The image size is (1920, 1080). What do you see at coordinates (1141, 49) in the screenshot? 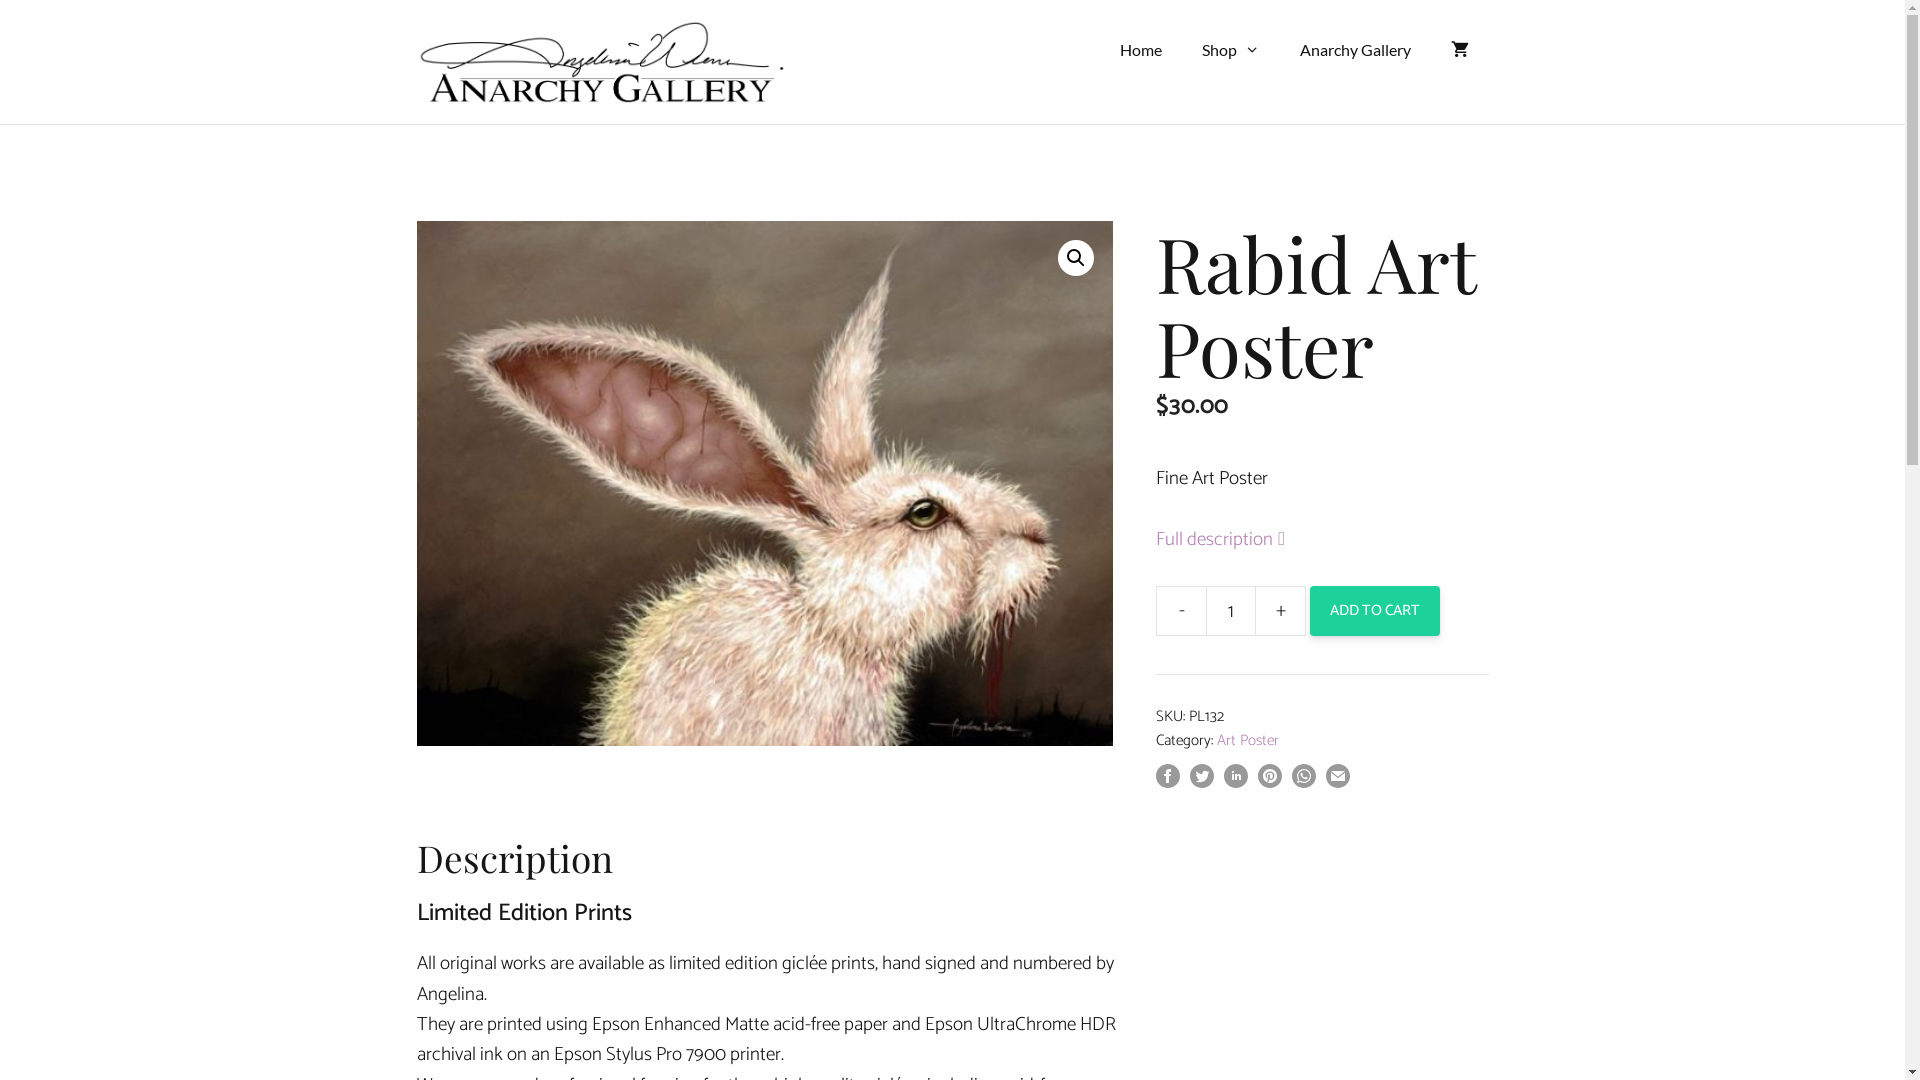
I see `'Home'` at bounding box center [1141, 49].